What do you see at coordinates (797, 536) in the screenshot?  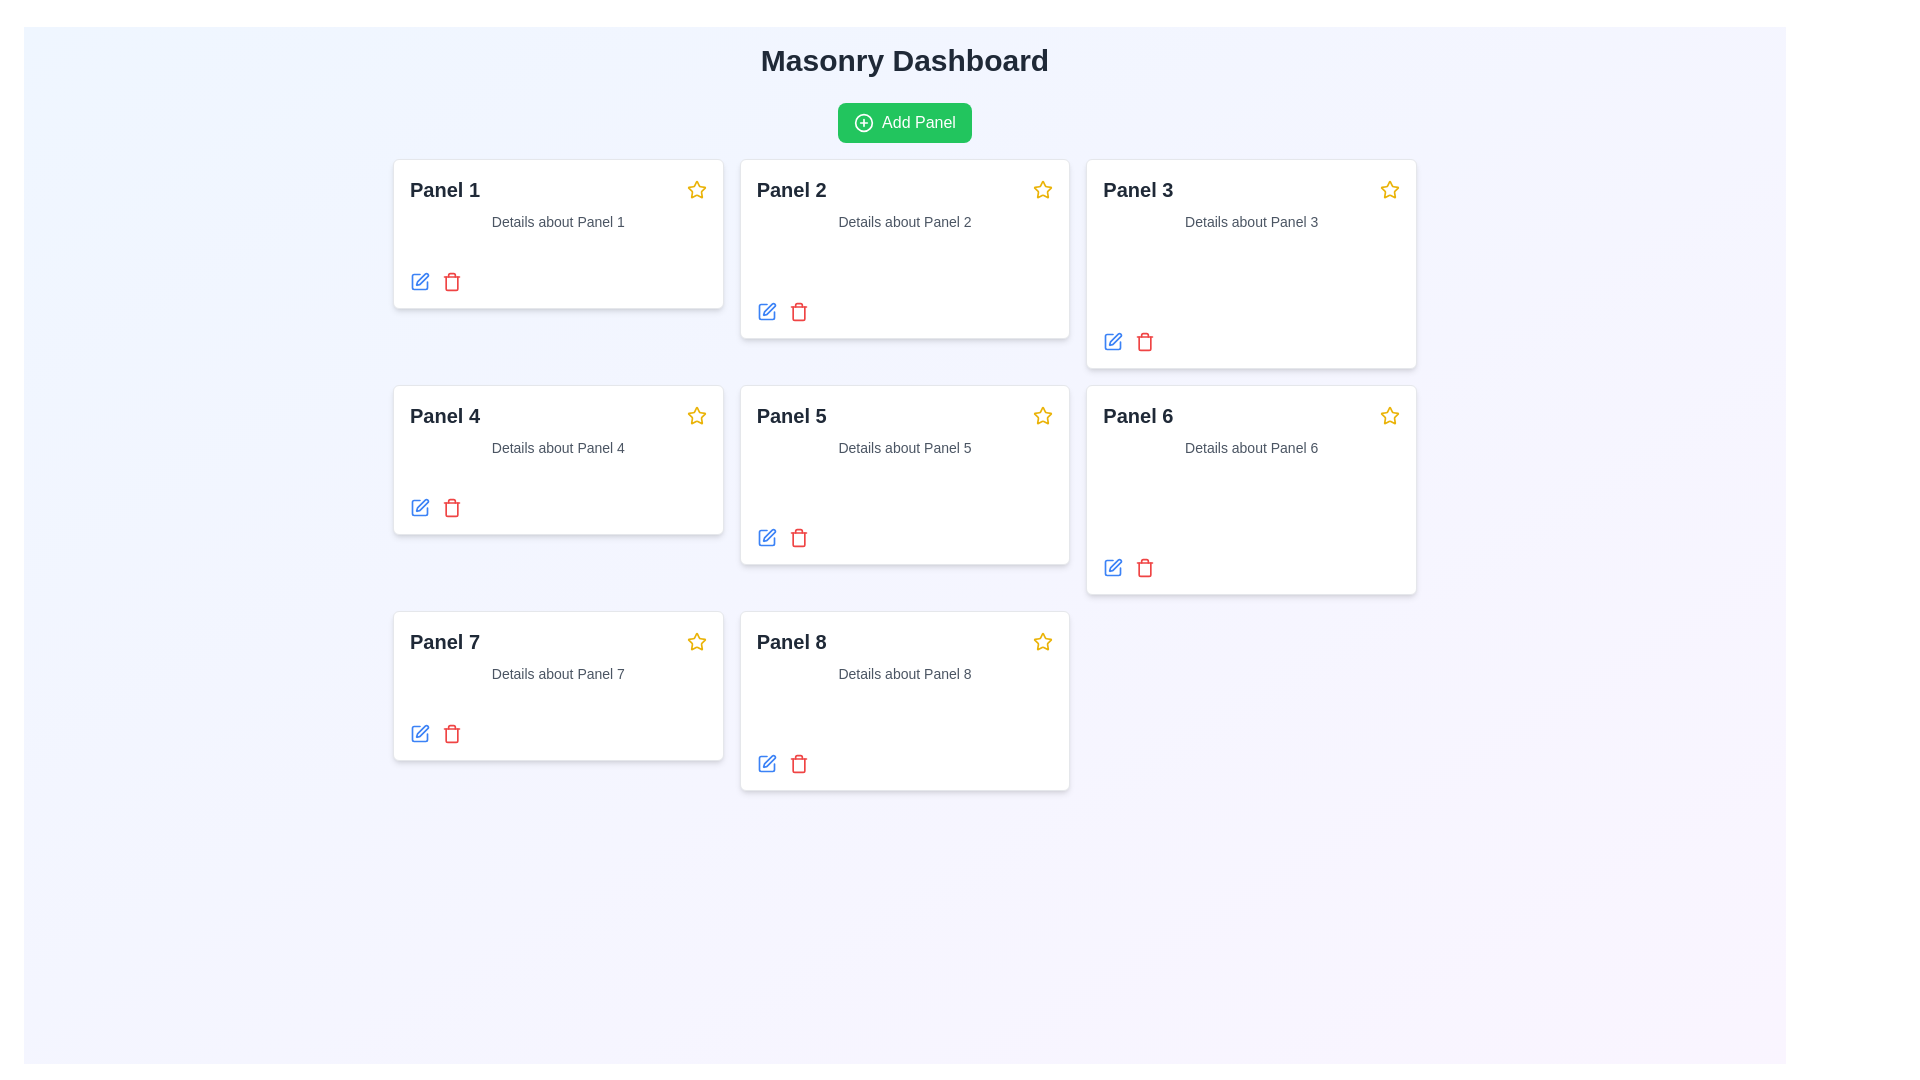 I see `the delete button located at the bottom-right corner of 'Panel 5'` at bounding box center [797, 536].